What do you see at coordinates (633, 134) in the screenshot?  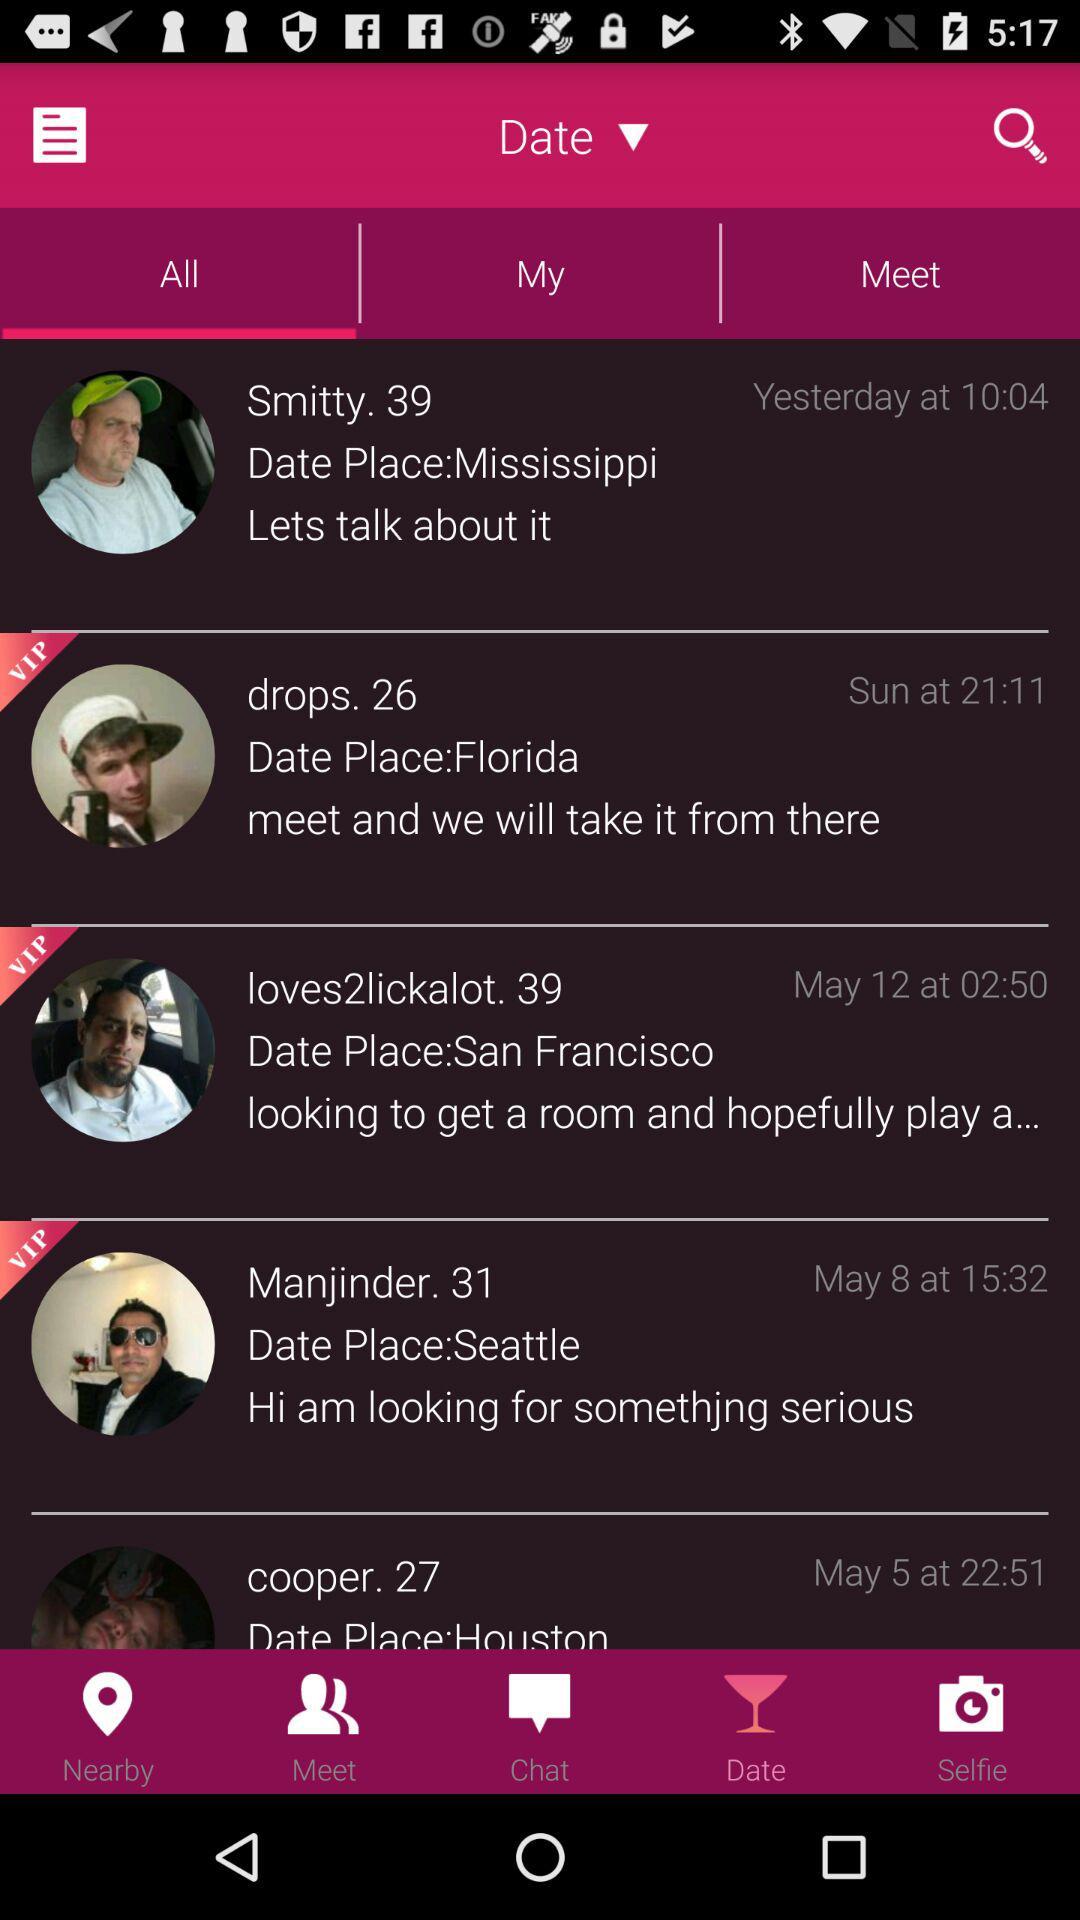 I see `sort date by ascending or descending` at bounding box center [633, 134].